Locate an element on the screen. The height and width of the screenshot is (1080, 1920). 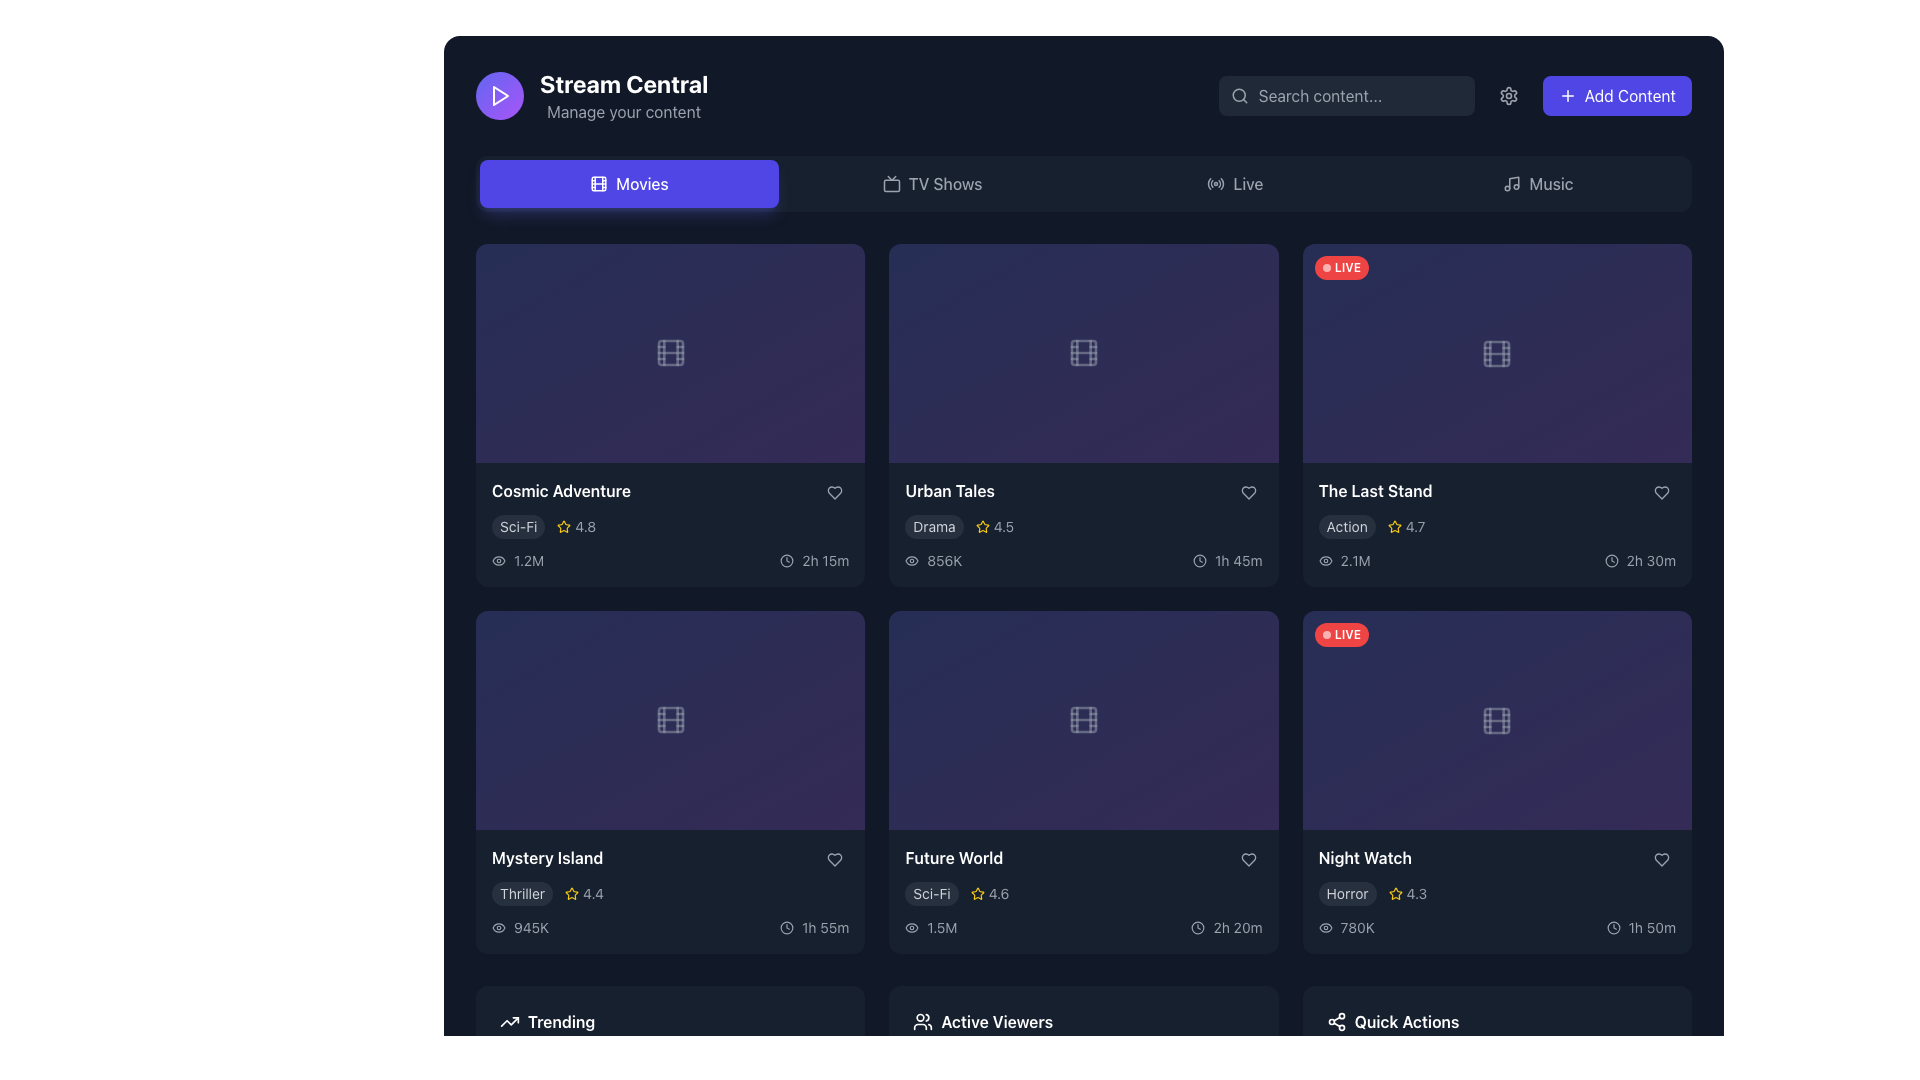
the icon representing movies or films, centered within the 'Future World' card located in the middle row and second column of the grid layout is located at coordinates (1083, 720).